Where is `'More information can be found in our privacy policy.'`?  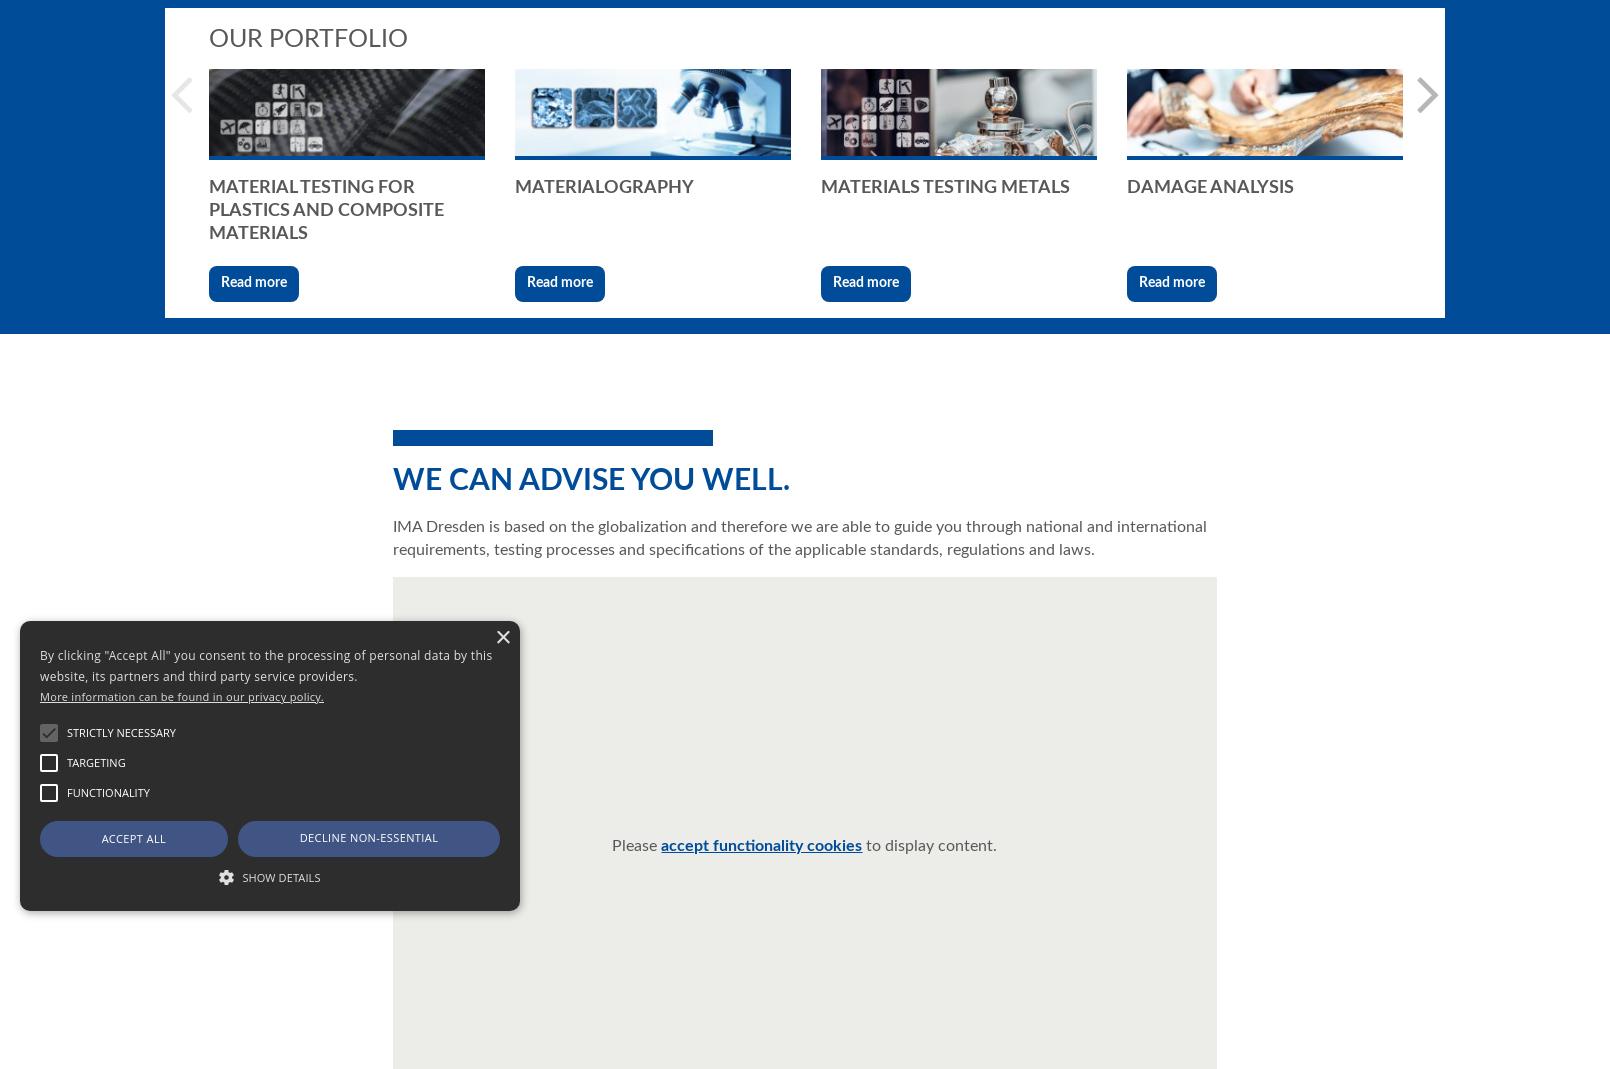 'More information can be found in our privacy policy.' is located at coordinates (180, 695).